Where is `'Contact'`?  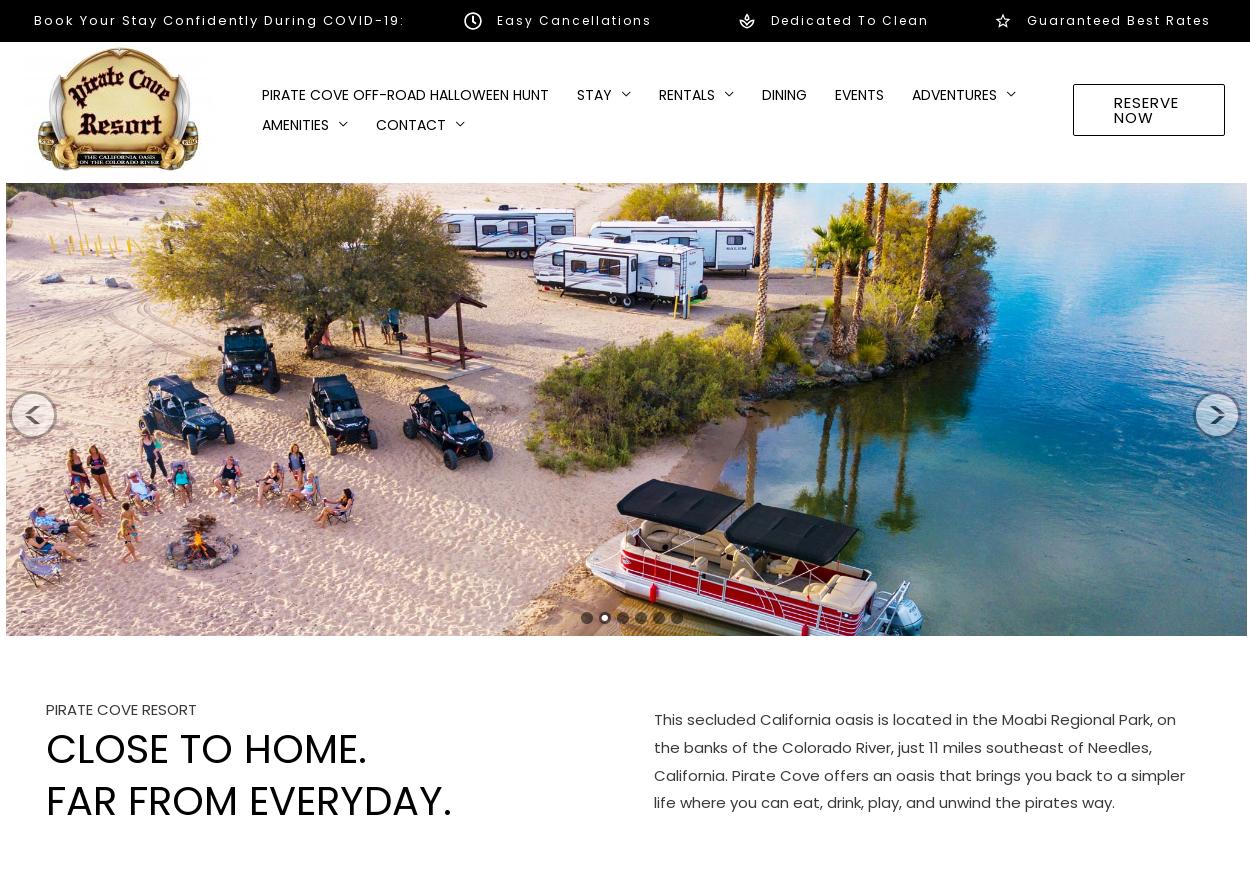
'Contact' is located at coordinates (411, 124).